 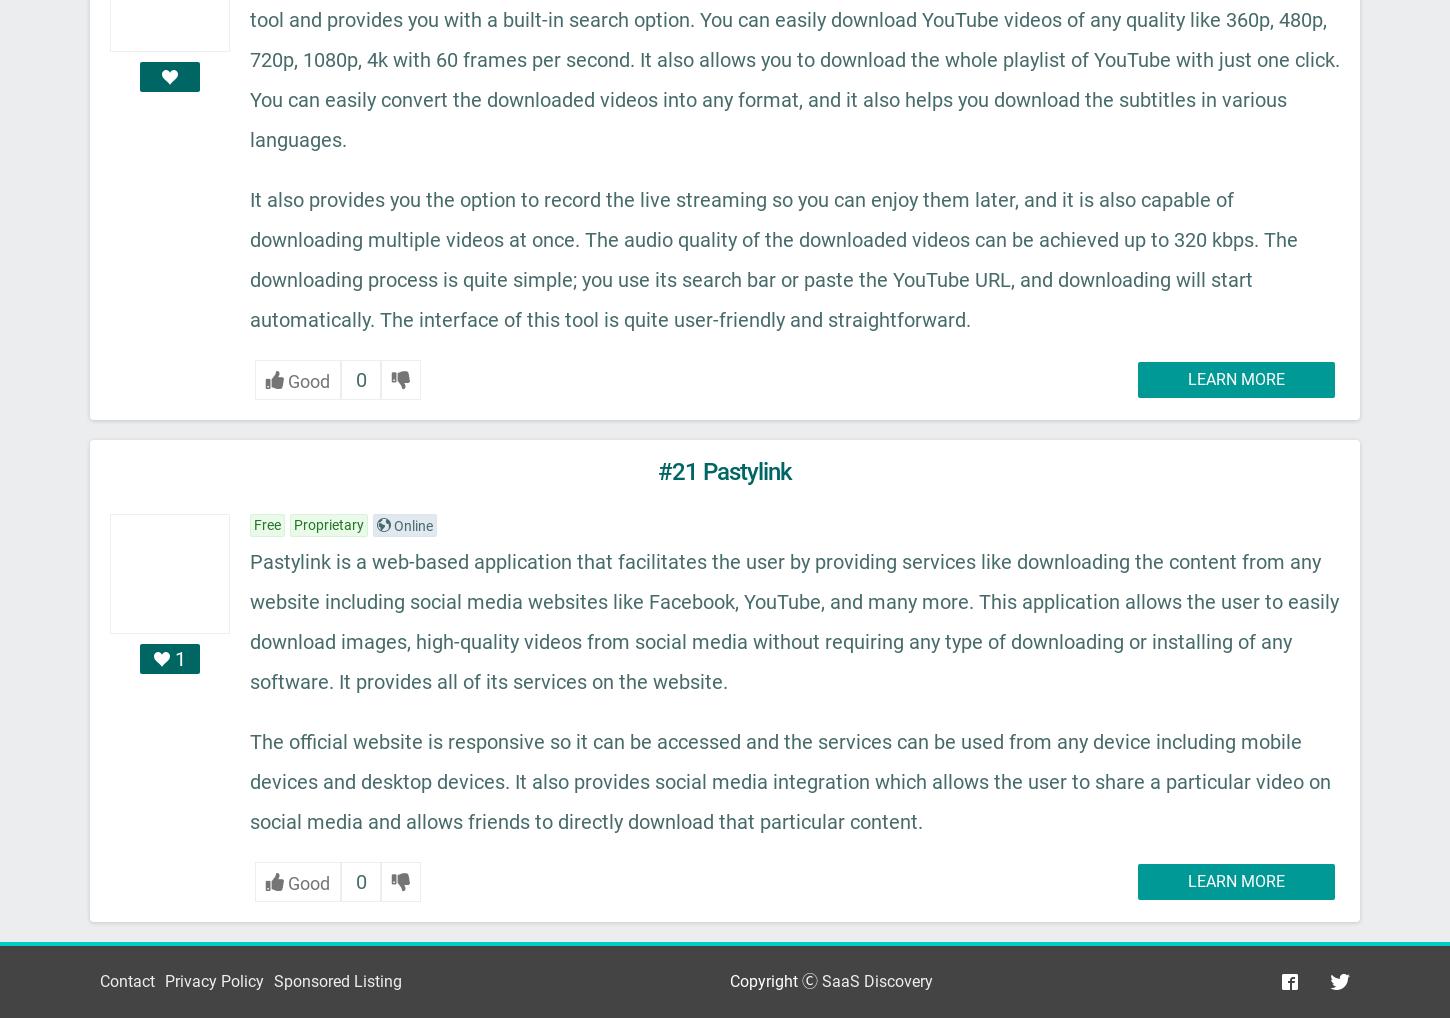 I want to click on '#21 Pastylink', so click(x=657, y=471).